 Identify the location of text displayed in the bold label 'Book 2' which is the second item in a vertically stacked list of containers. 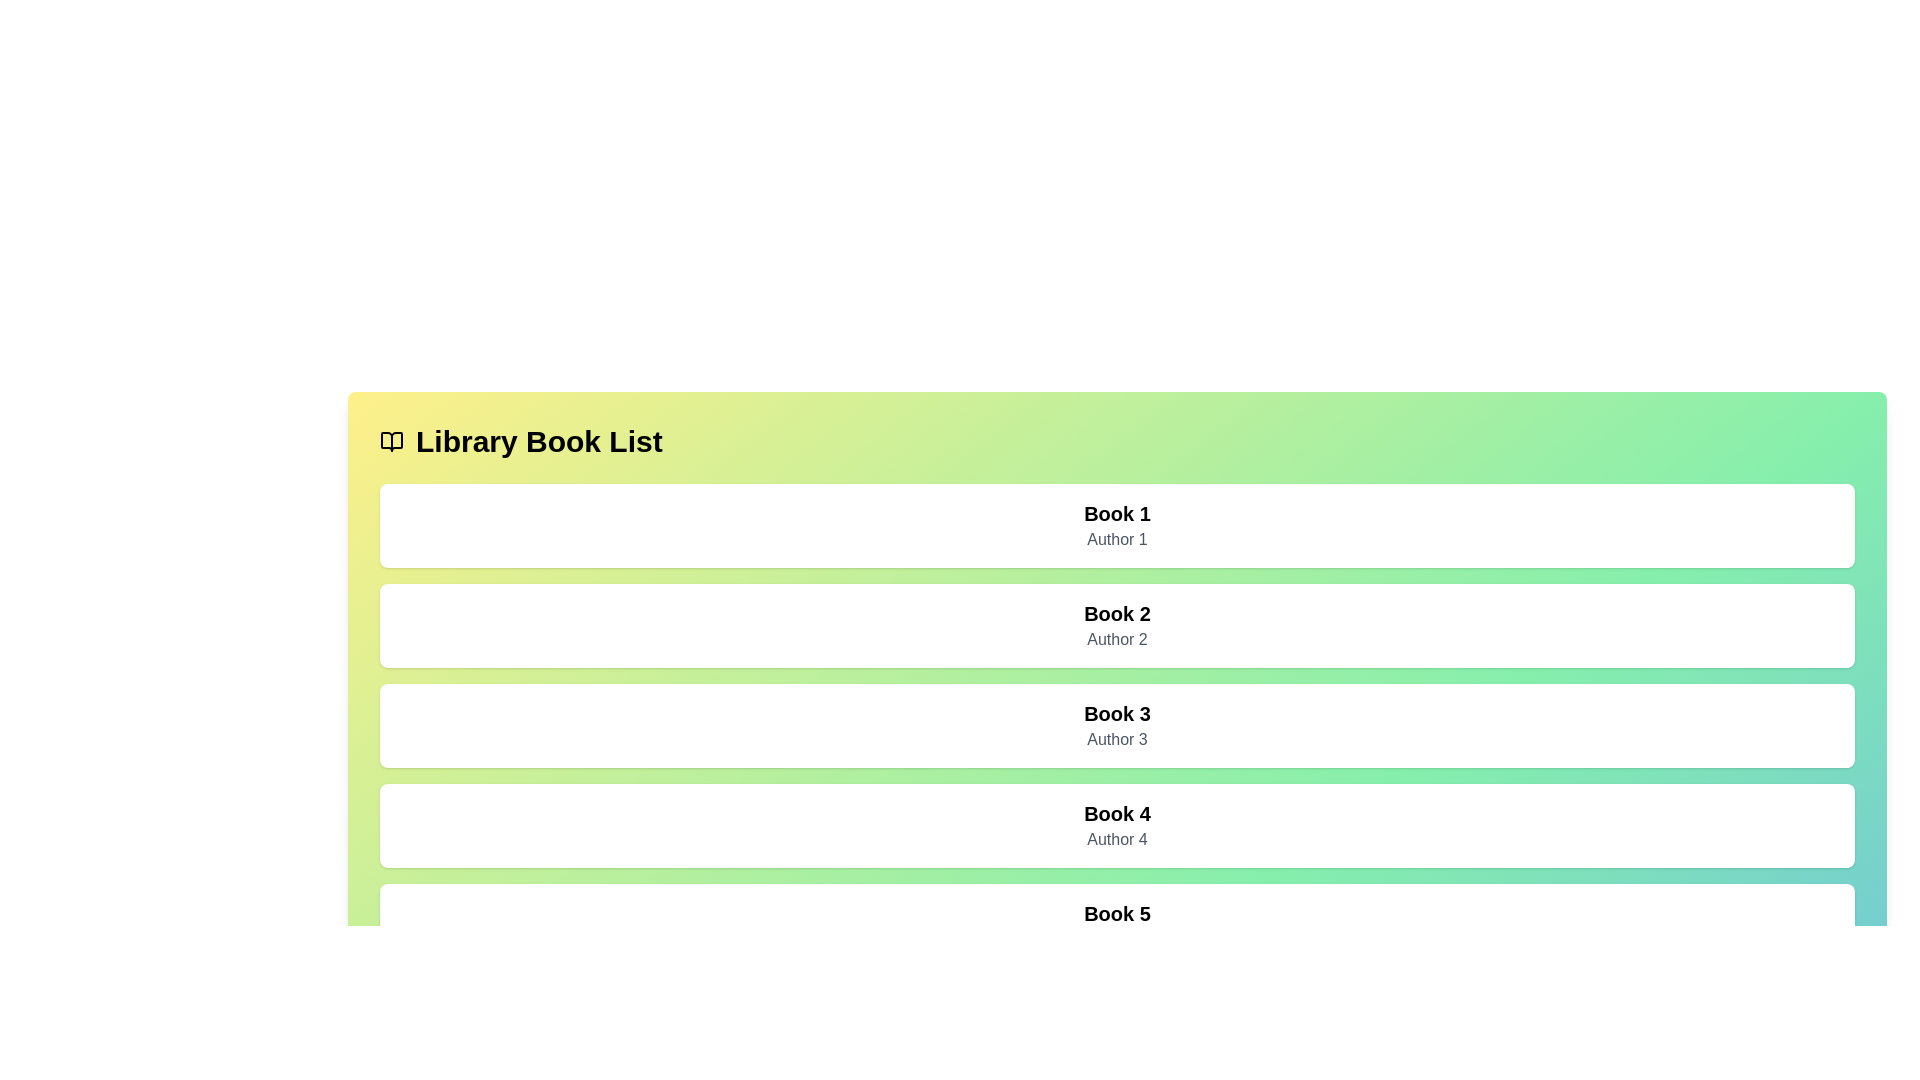
(1116, 612).